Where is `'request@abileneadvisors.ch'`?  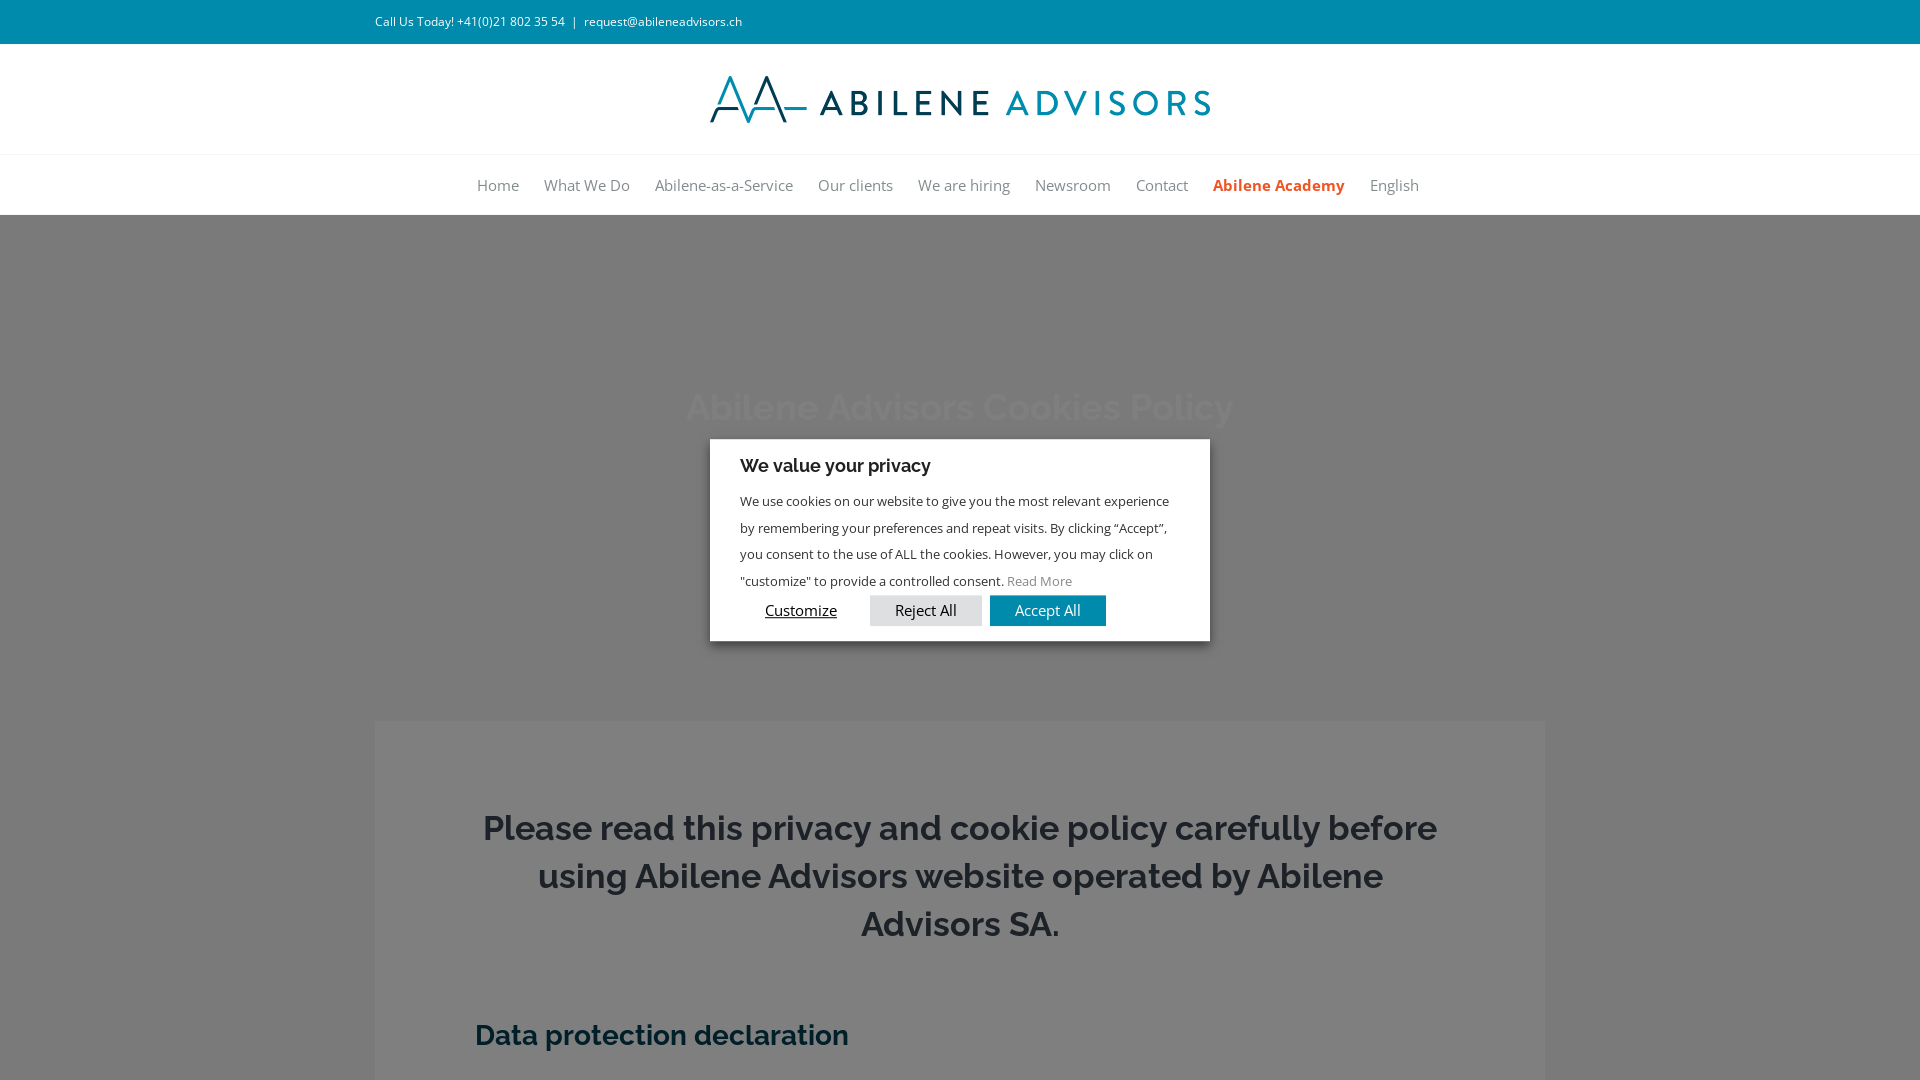
'request@abileneadvisors.ch' is located at coordinates (662, 21).